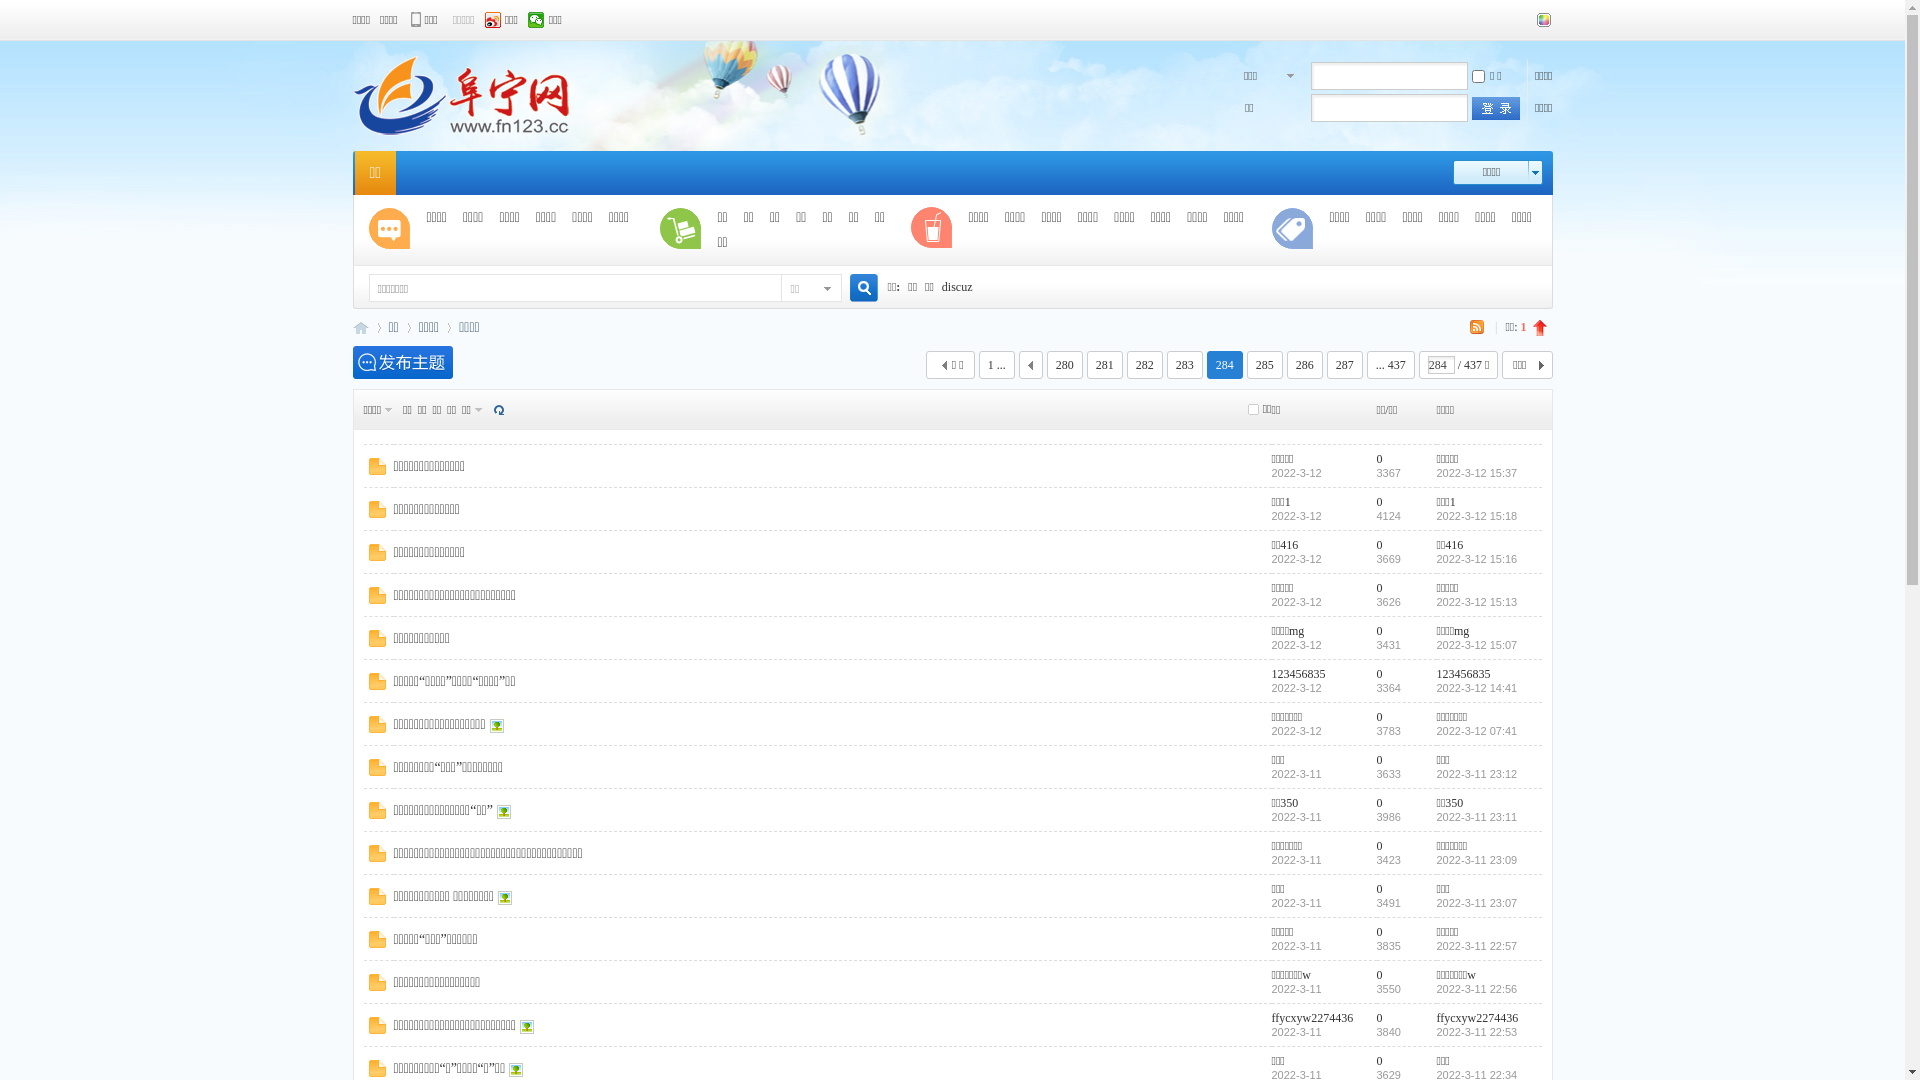 This screenshot has height=1080, width=1920. What do you see at coordinates (1476, 817) in the screenshot?
I see `'2022-3-11 23:11'` at bounding box center [1476, 817].